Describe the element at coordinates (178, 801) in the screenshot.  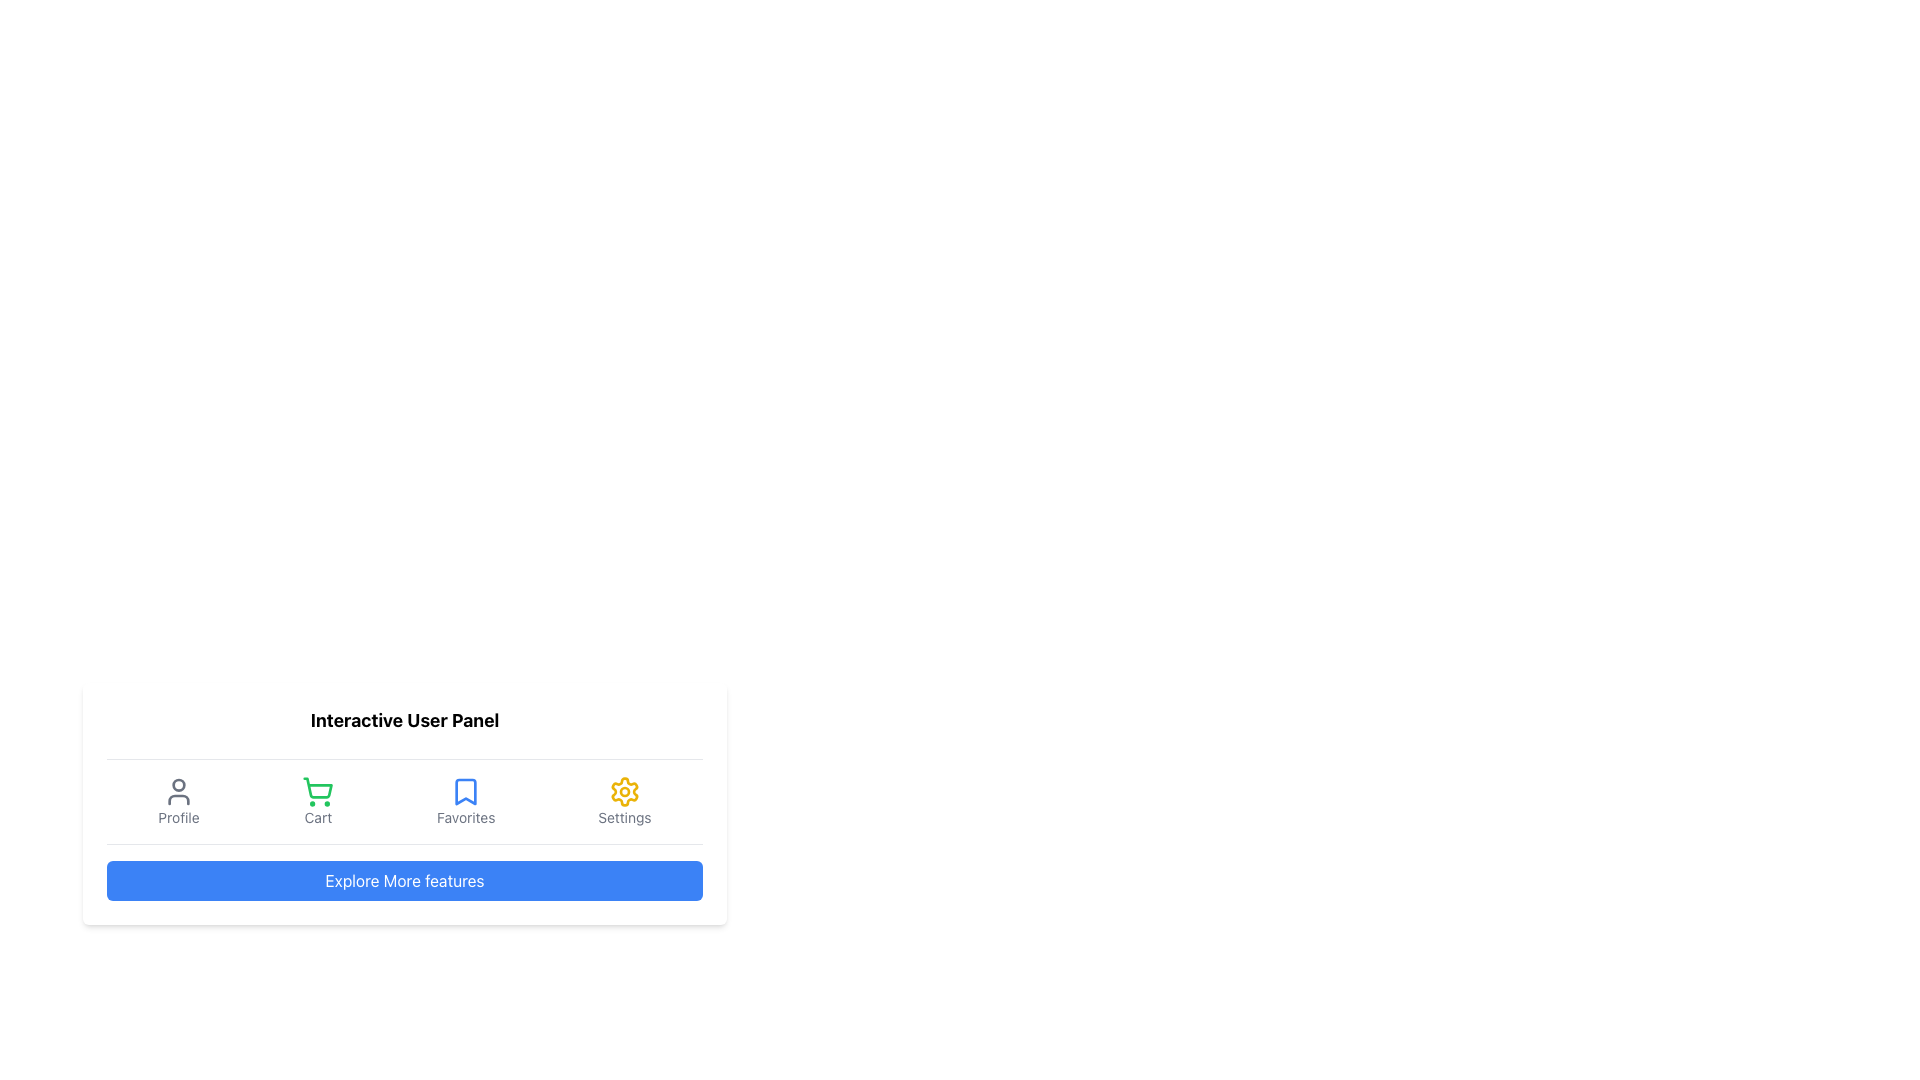
I see `the 'Profile' button, which features a user head-and-shoulder silhouette icon and is the first element in a horizontal navigation group` at that location.